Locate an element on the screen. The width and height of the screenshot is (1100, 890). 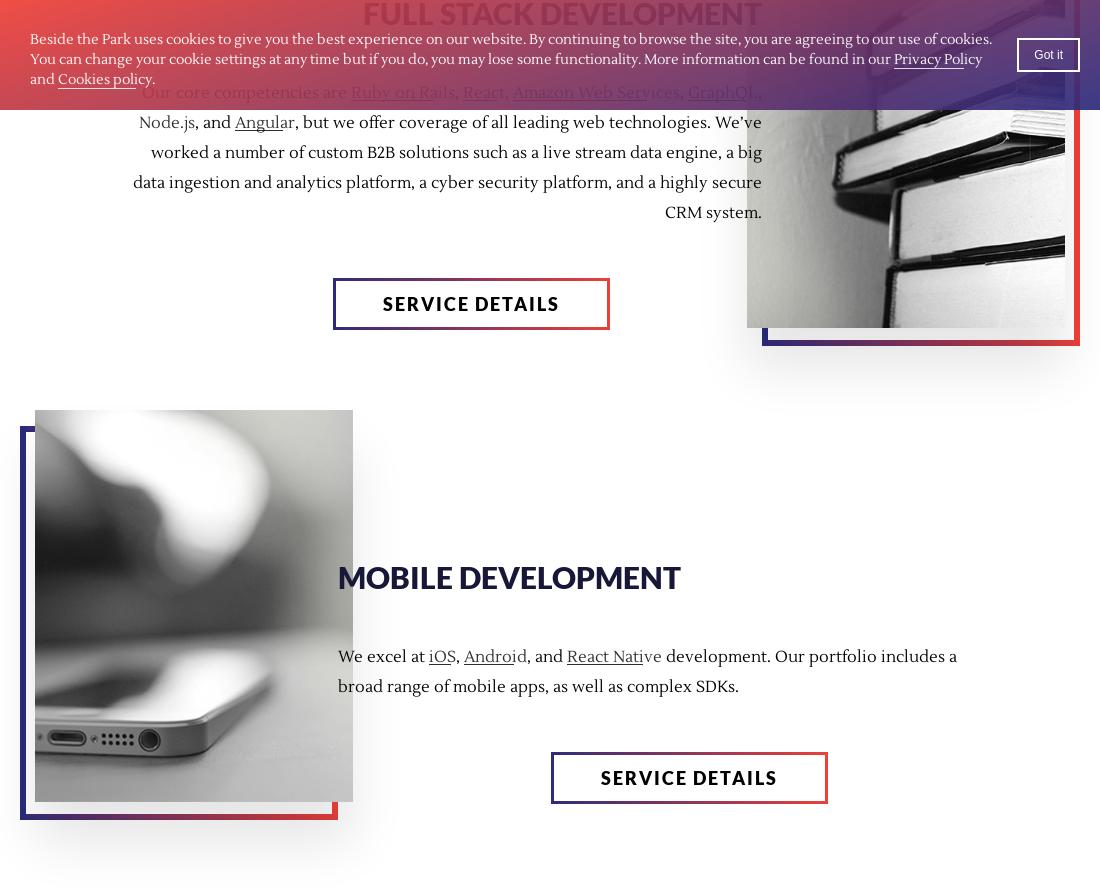
'Beside the Park uses cookies to give you the best experience on our website. By continuing to browse the site, you are agreeing to our use of cookies. You can change your cookie settings at any time but if you do, you may lose some functionality. More information can be found in our' is located at coordinates (510, 50).